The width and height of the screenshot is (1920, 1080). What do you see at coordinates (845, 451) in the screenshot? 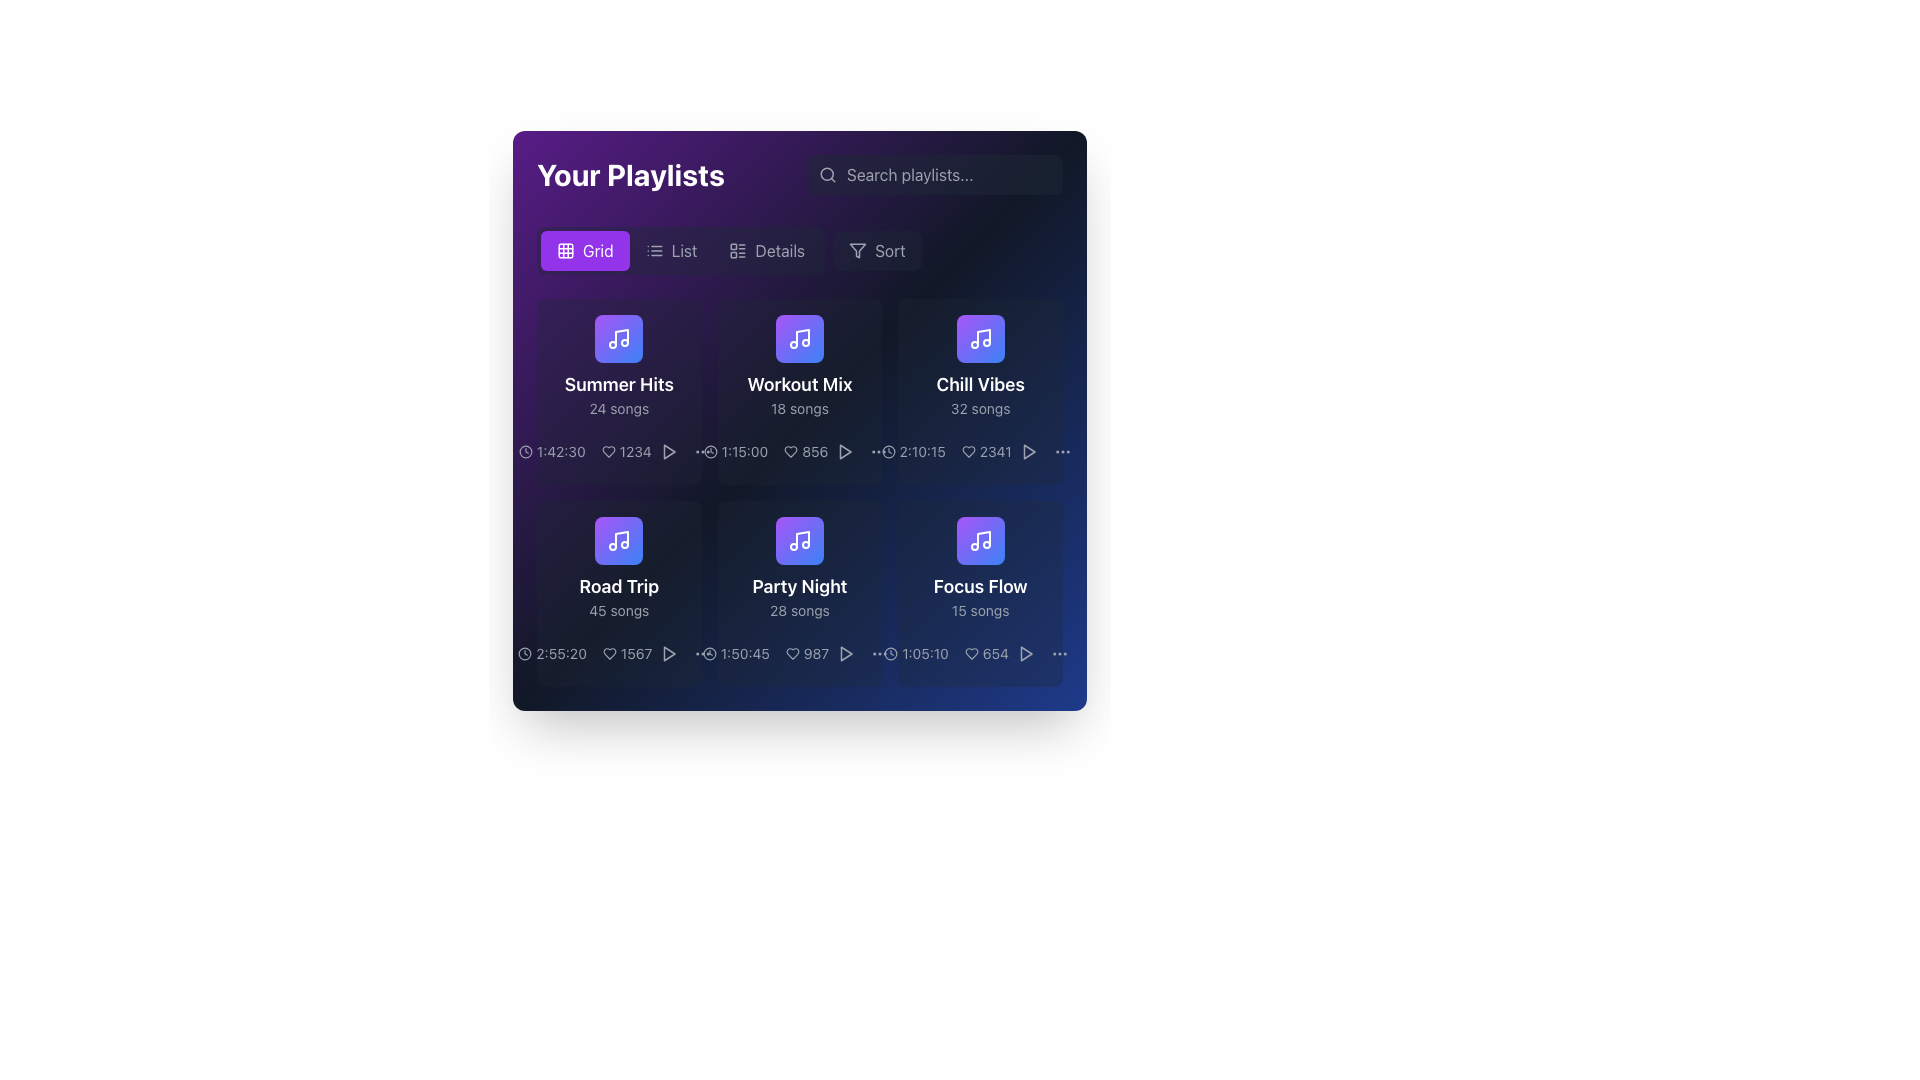
I see `the playback initiation button located to the right of the text '856' and below '1:15:00' for the 'Workout Mix' playlist` at bounding box center [845, 451].